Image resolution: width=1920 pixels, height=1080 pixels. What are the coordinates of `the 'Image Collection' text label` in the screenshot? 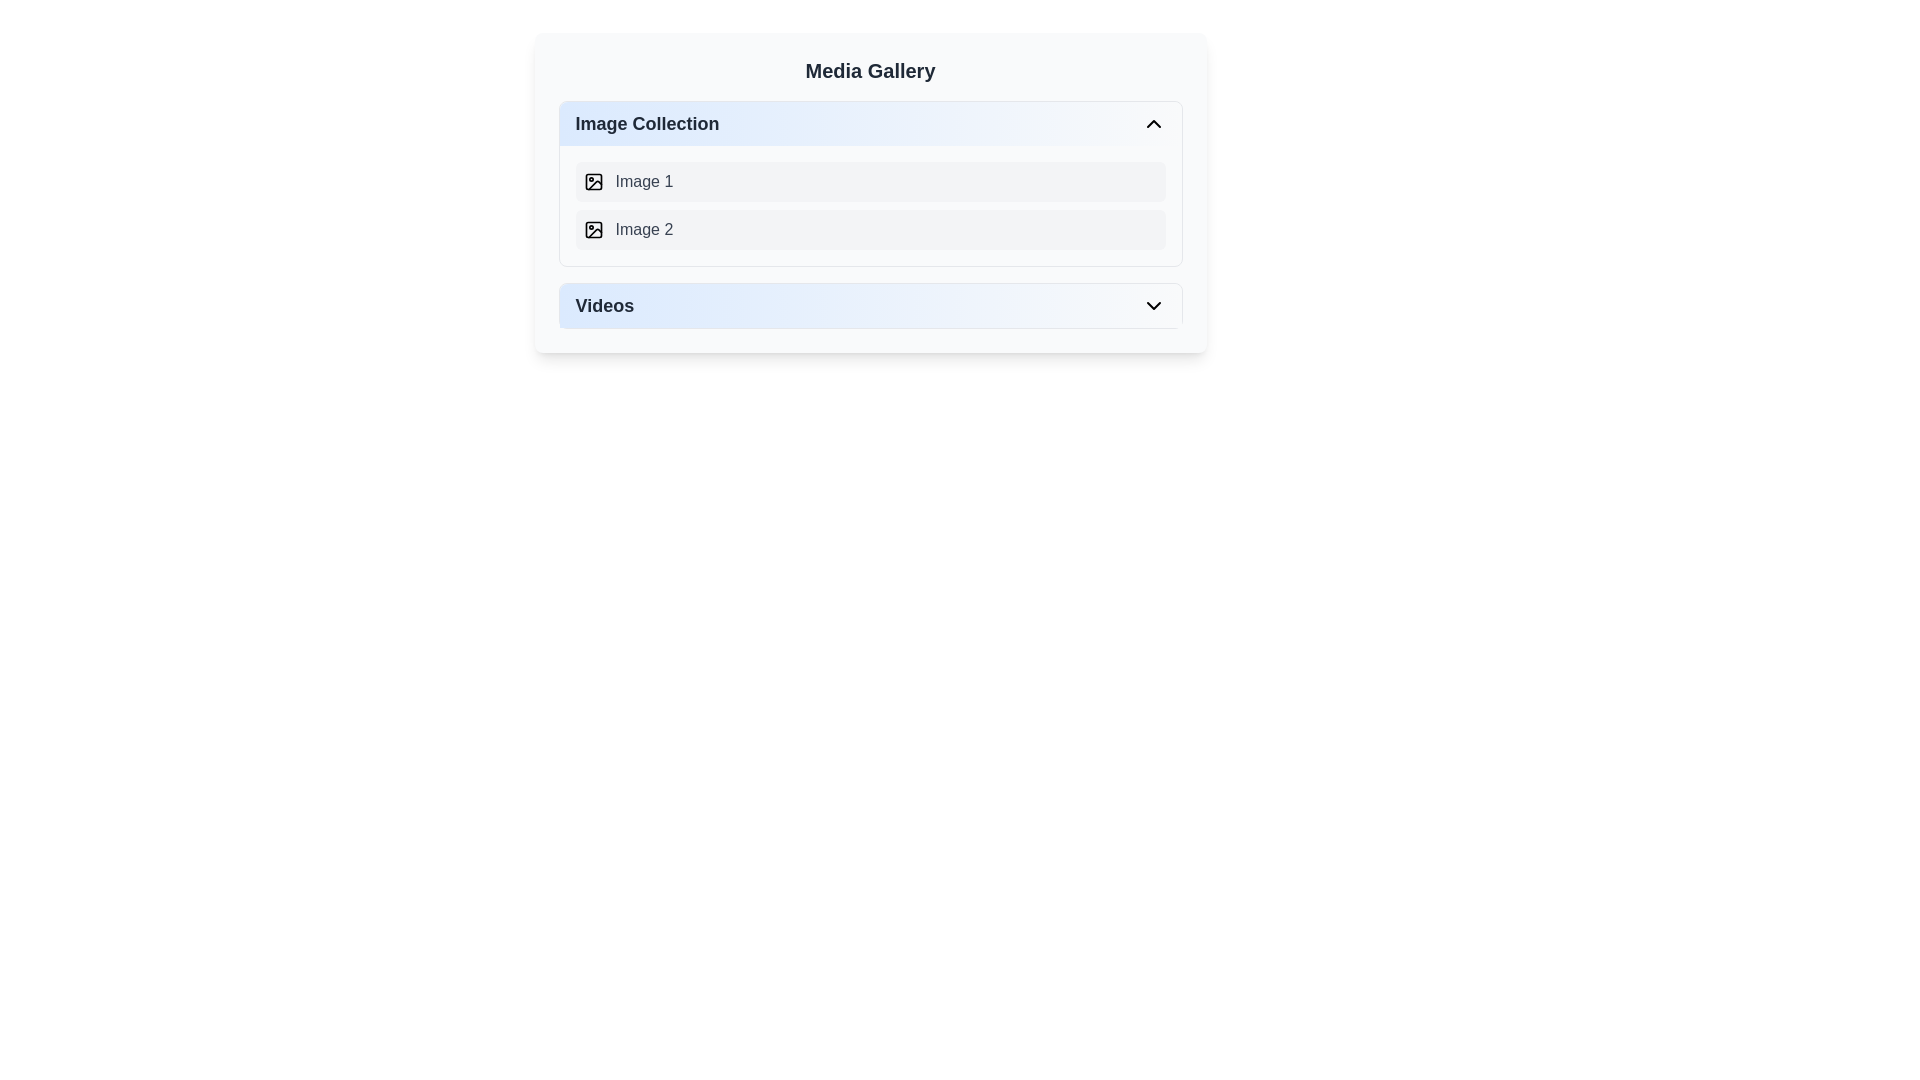 It's located at (647, 123).